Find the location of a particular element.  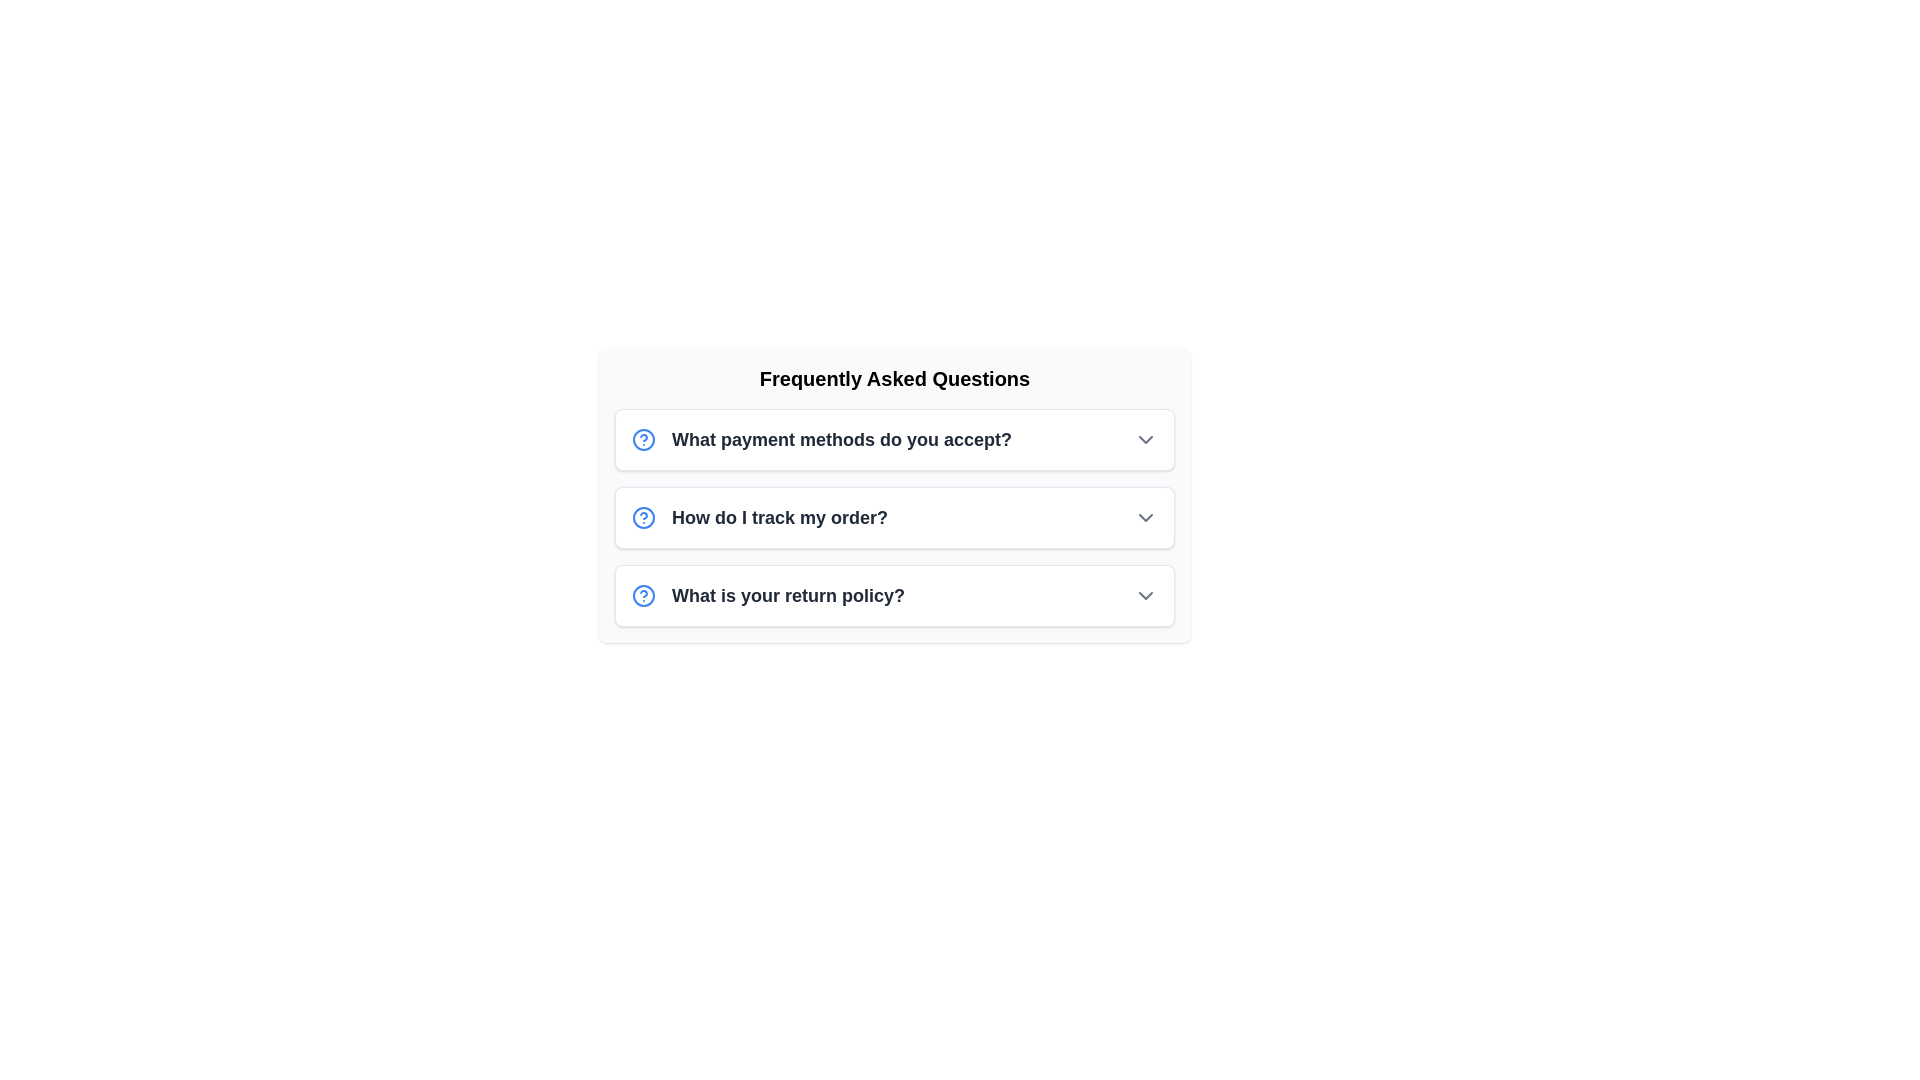

the last item in the FAQ section that expands or collapses additional information about return policies is located at coordinates (767, 595).